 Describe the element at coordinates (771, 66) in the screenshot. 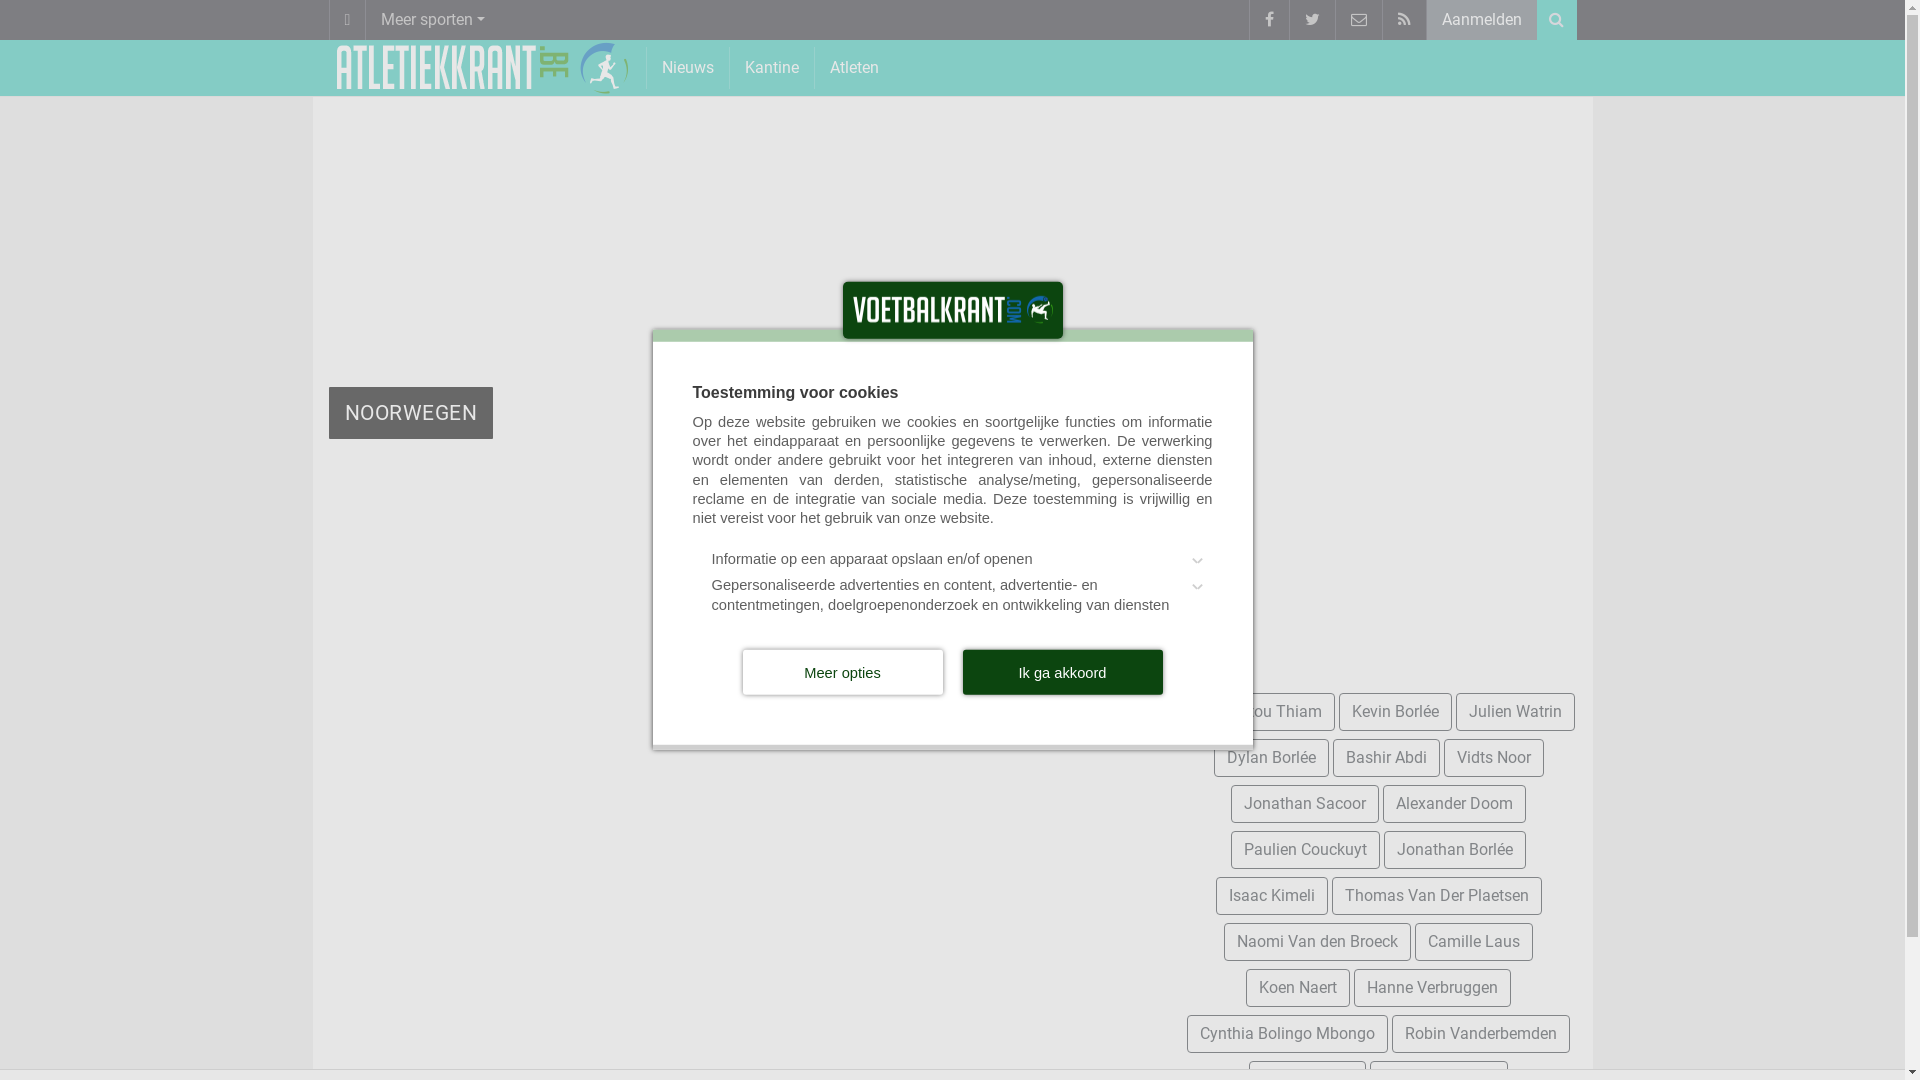

I see `'Kantine'` at that location.